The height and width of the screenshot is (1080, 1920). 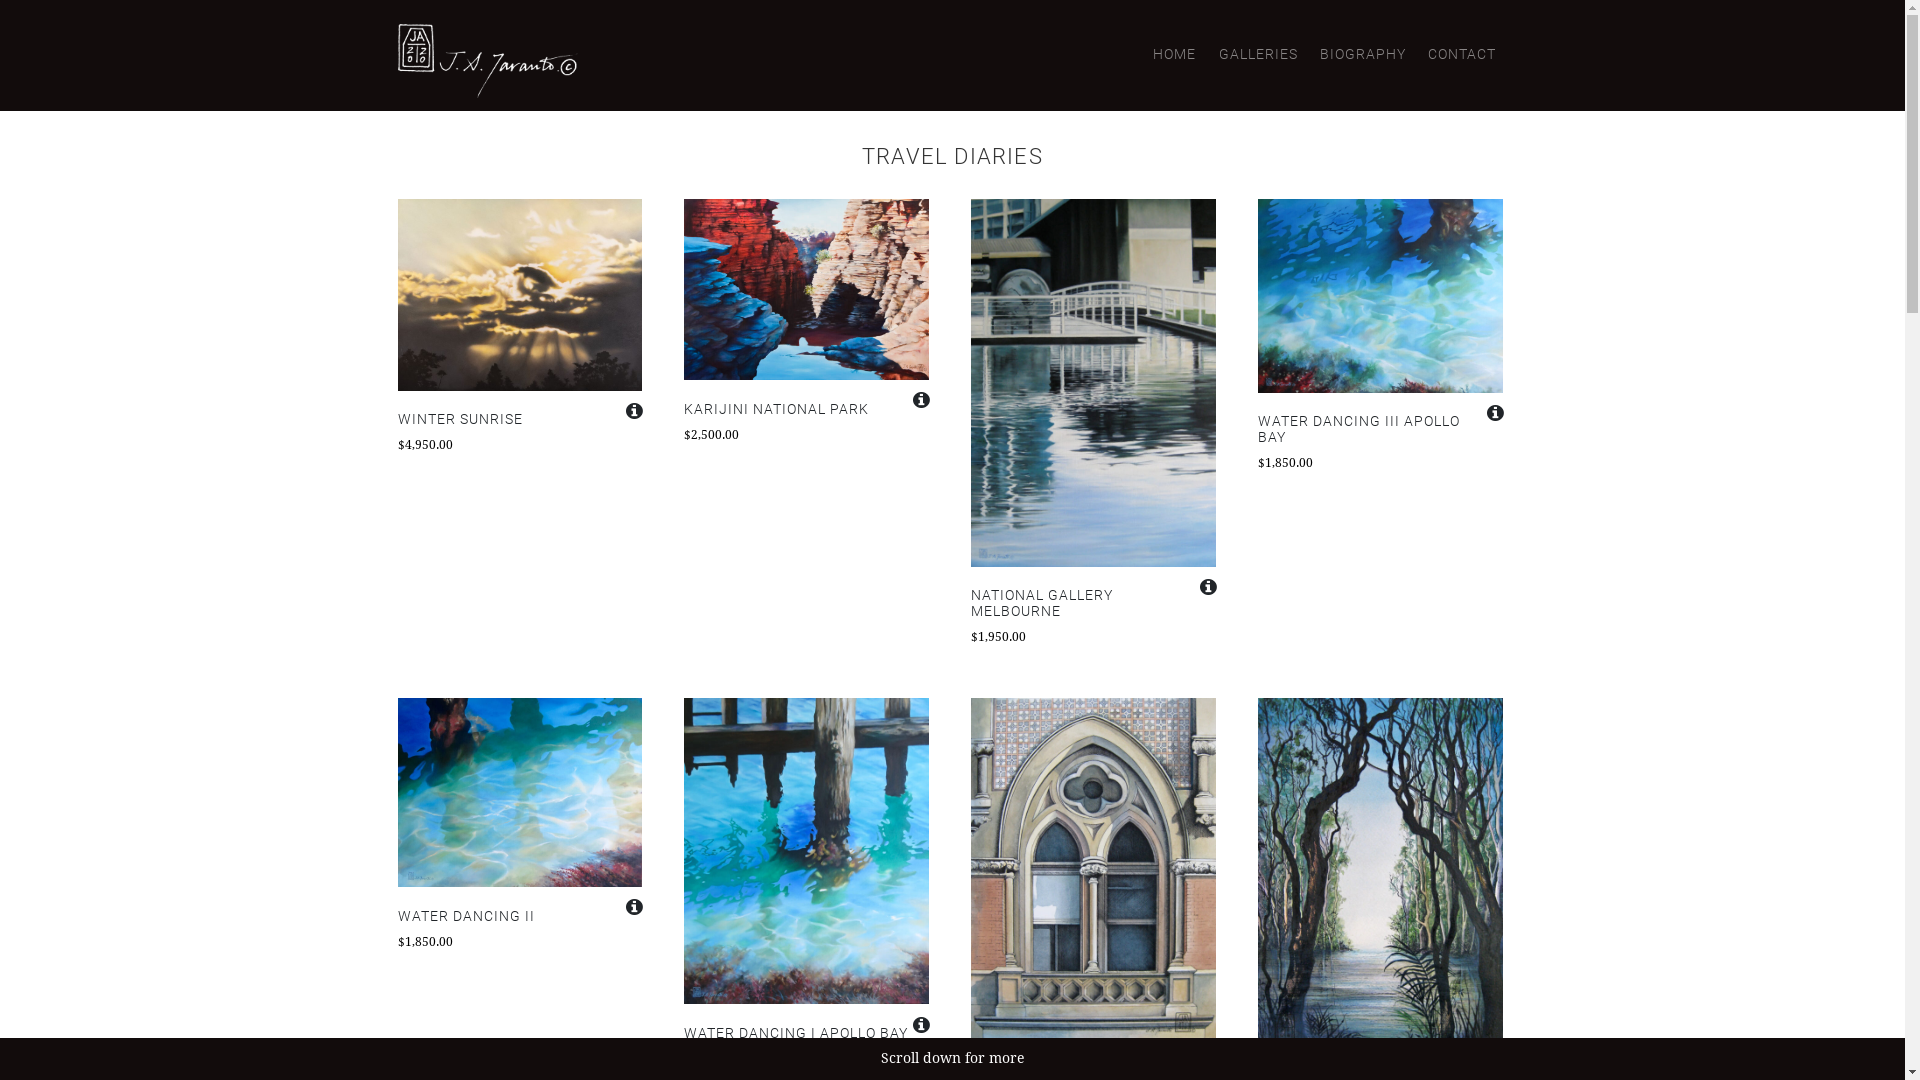 What do you see at coordinates (1092, 603) in the screenshot?
I see `'NATIONAL GALLERY MELBOURNE'` at bounding box center [1092, 603].